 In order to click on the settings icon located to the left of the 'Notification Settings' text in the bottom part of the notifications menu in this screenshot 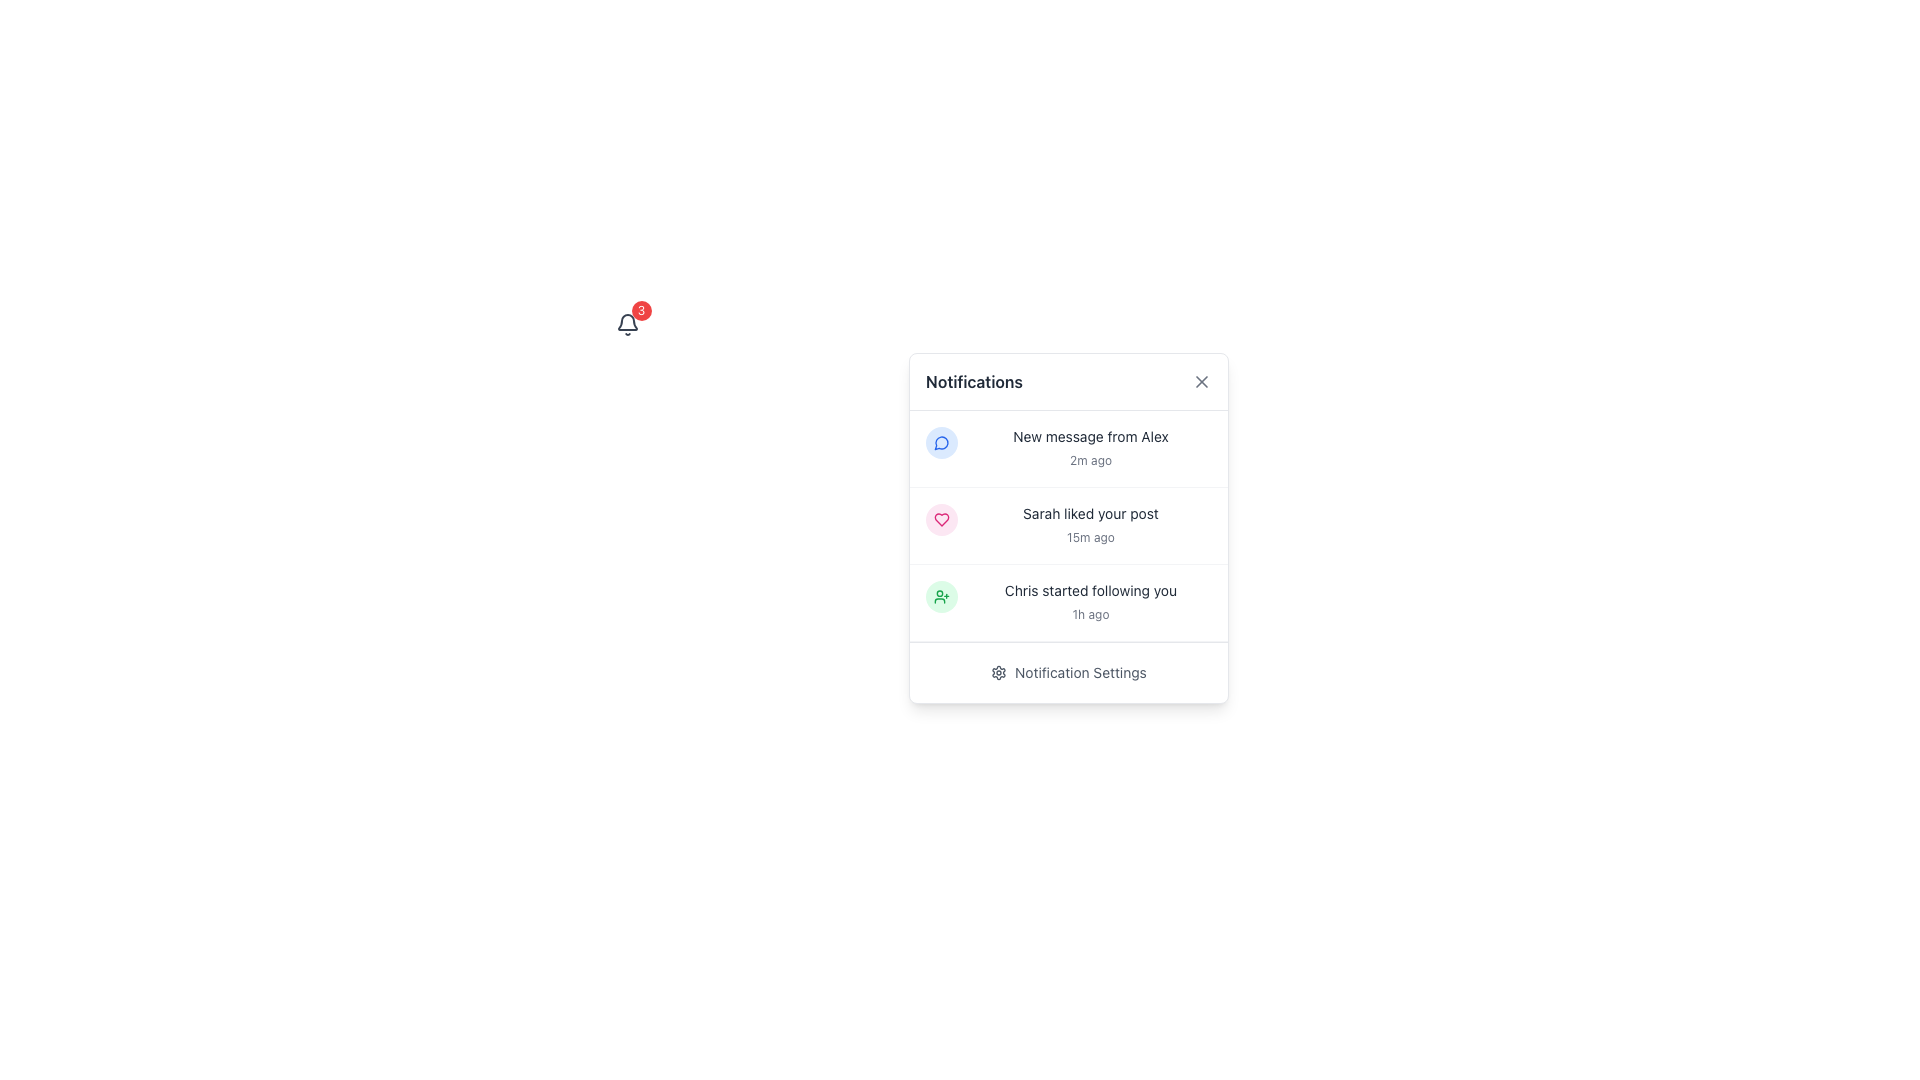, I will do `click(999, 672)`.